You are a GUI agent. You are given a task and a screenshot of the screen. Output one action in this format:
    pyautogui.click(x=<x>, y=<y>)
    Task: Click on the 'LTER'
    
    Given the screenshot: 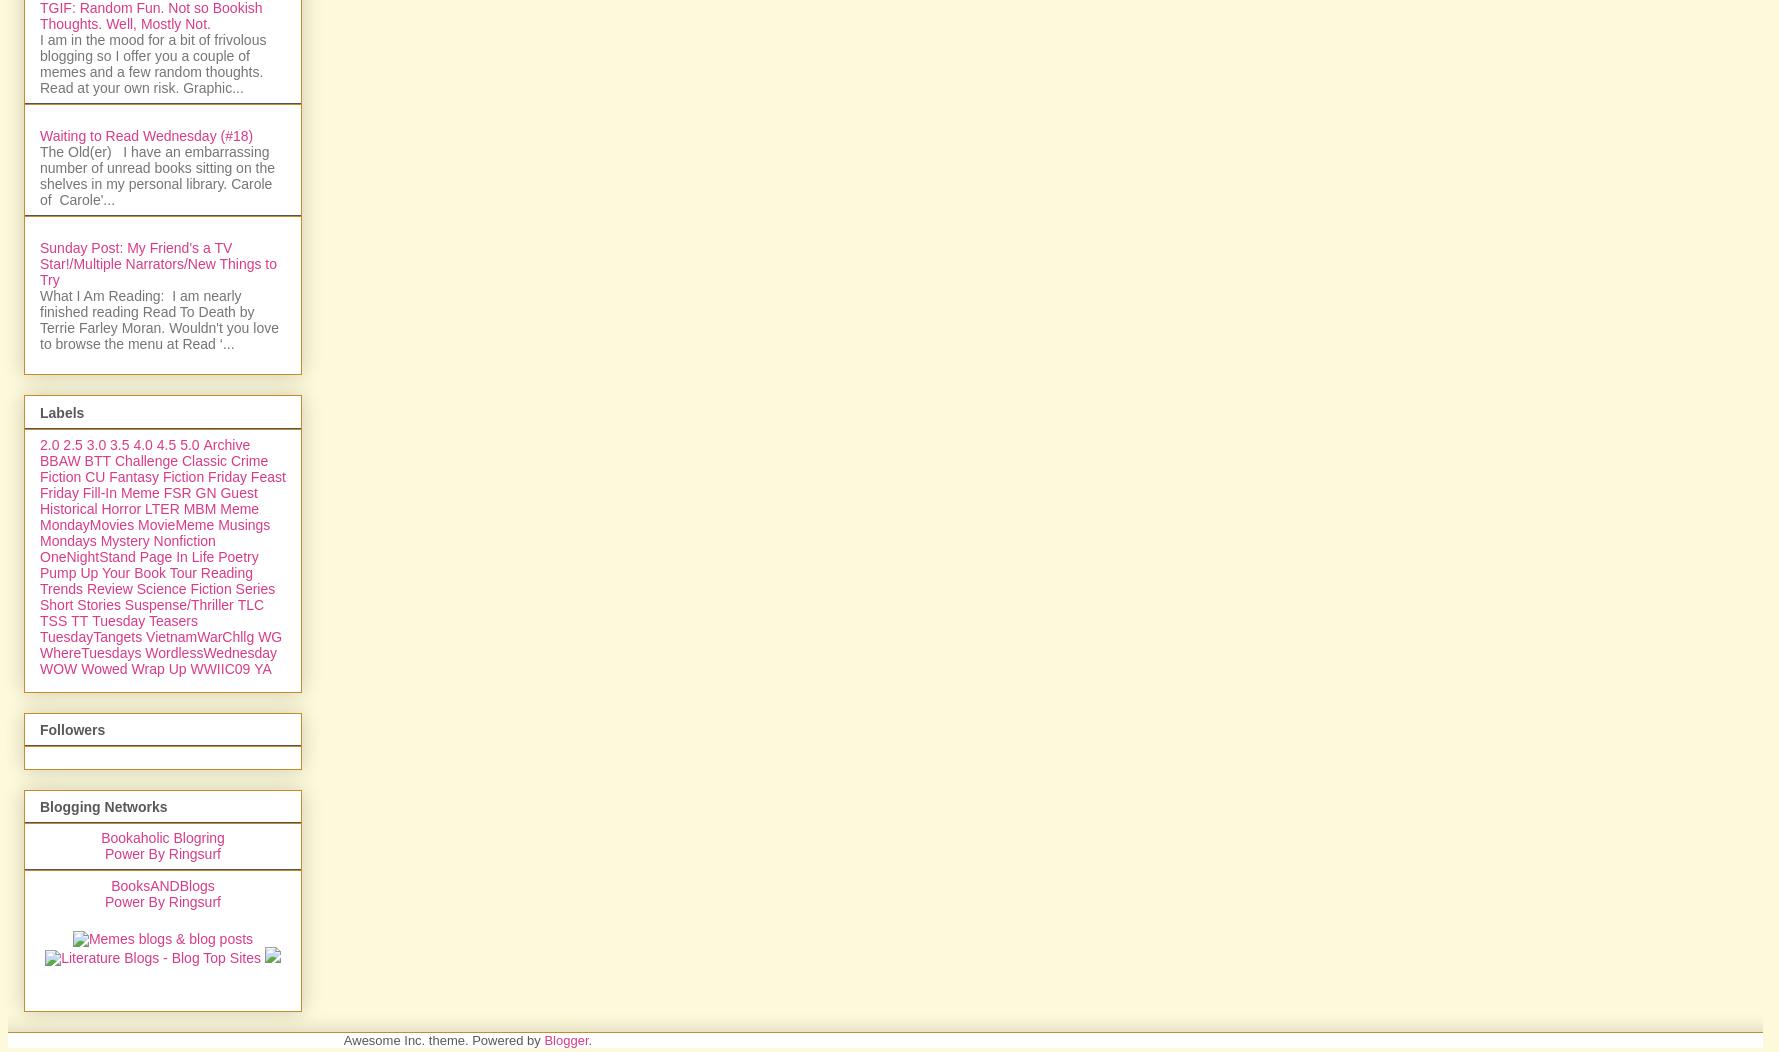 What is the action you would take?
    pyautogui.click(x=162, y=725)
    